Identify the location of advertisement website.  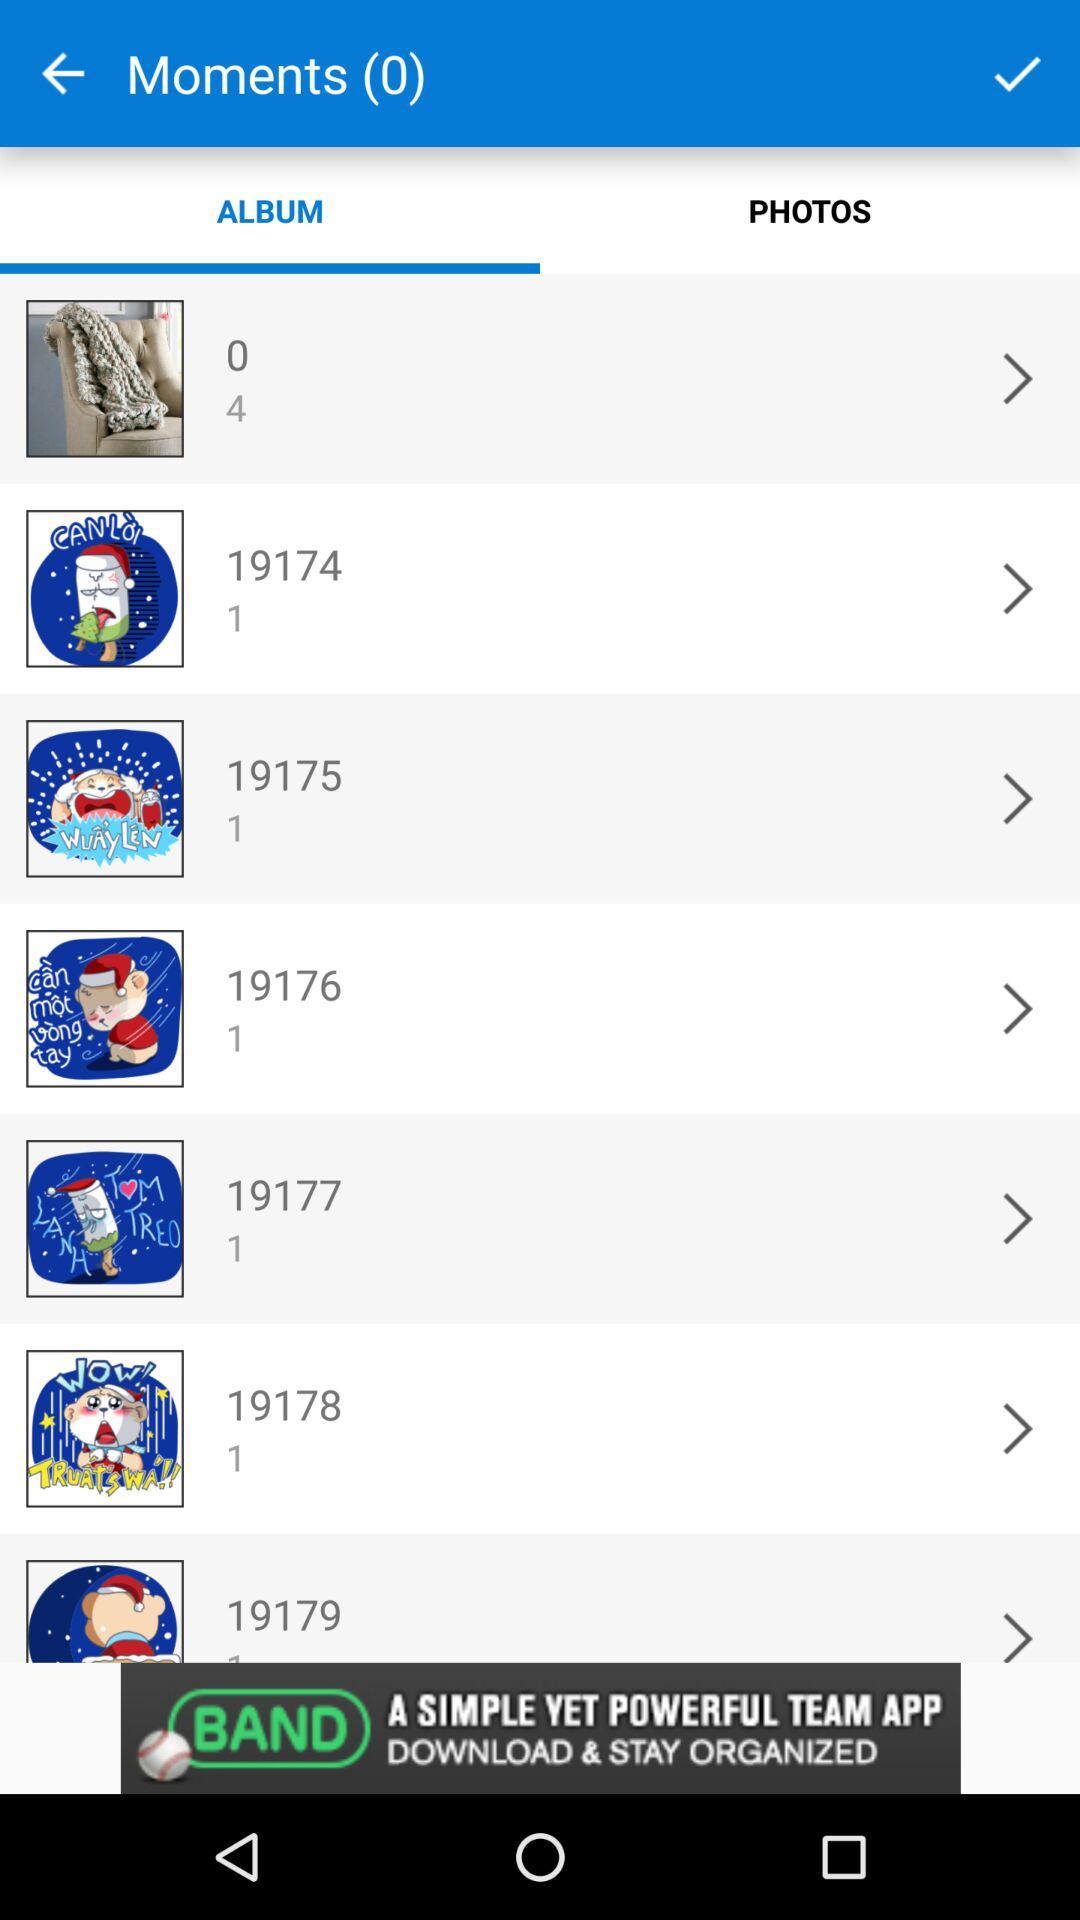
(540, 1727).